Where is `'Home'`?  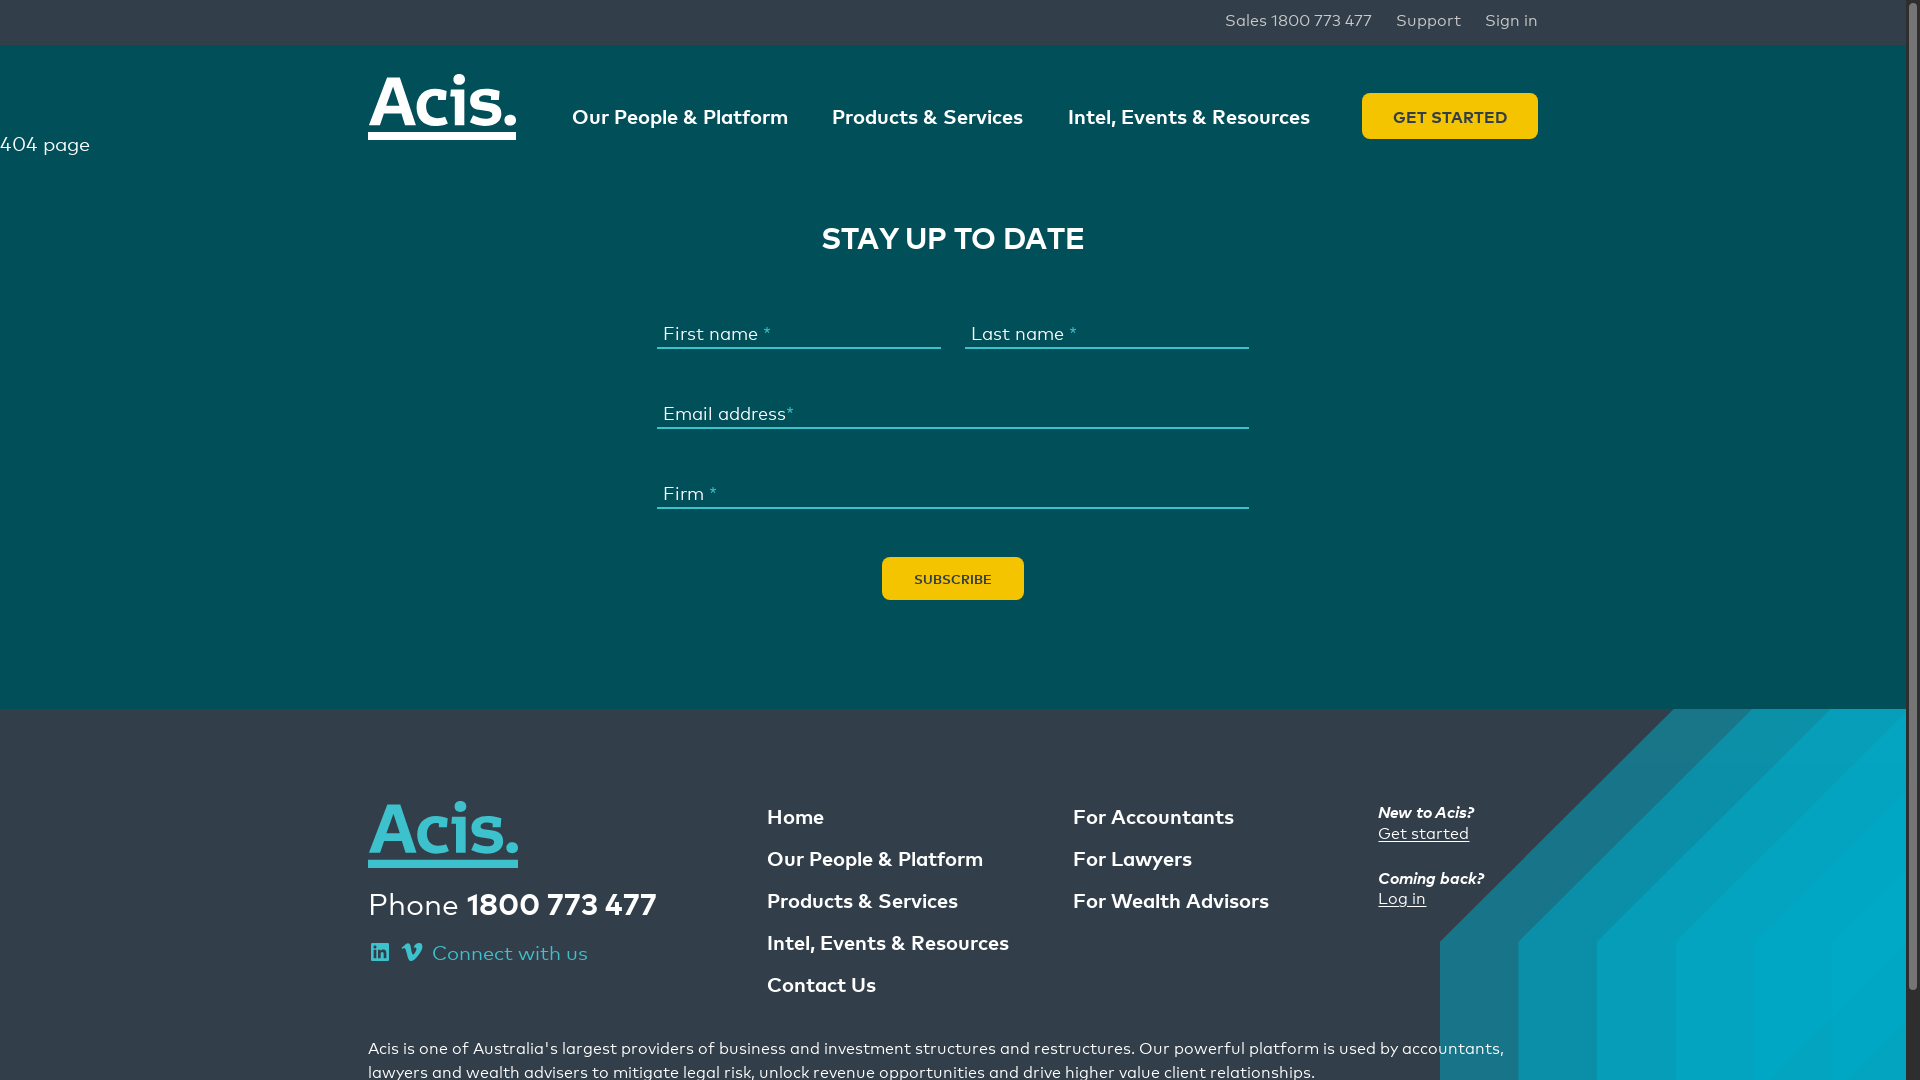
'Home' is located at coordinates (794, 815).